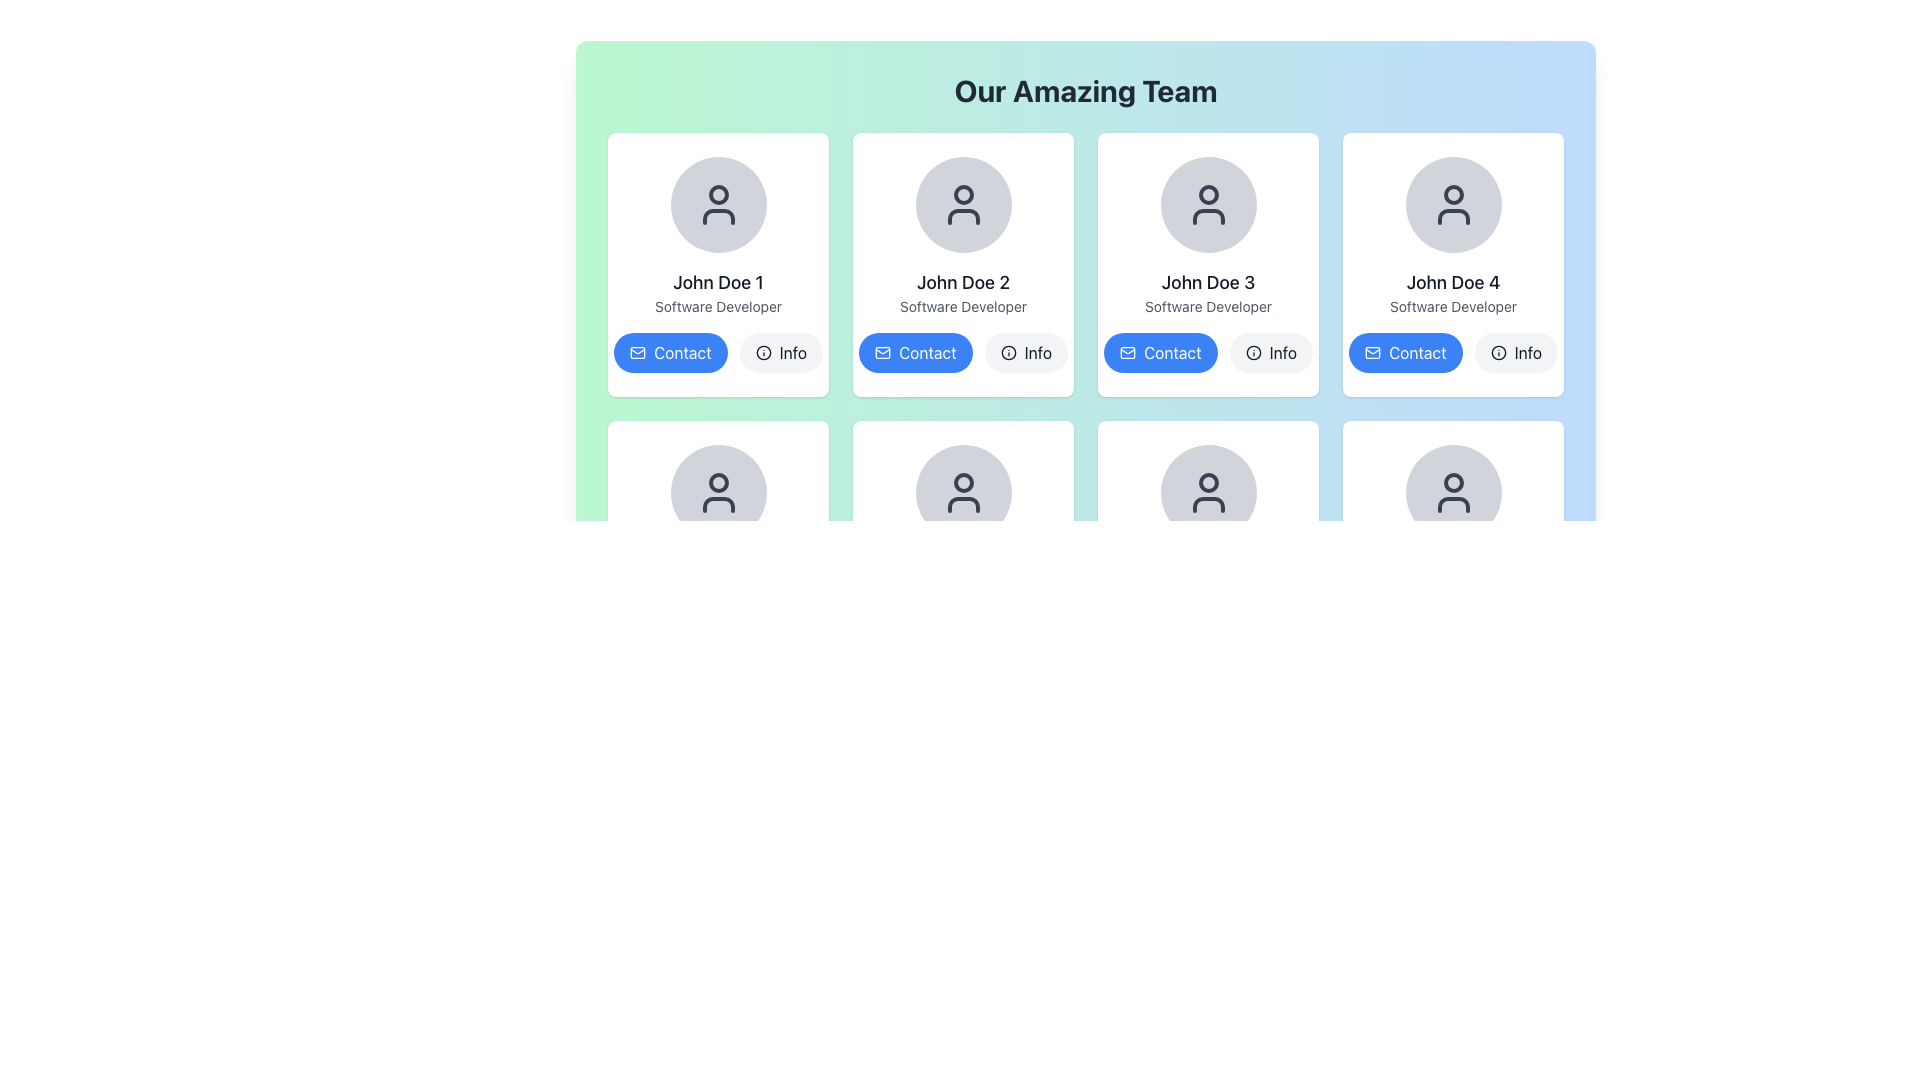 This screenshot has width=1920, height=1080. What do you see at coordinates (1207, 282) in the screenshot?
I see `the text label reading 'John Doe 3', which is bold and medium-sized, located in the second row and third column of a 2x4 grid layout, within a card format` at bounding box center [1207, 282].